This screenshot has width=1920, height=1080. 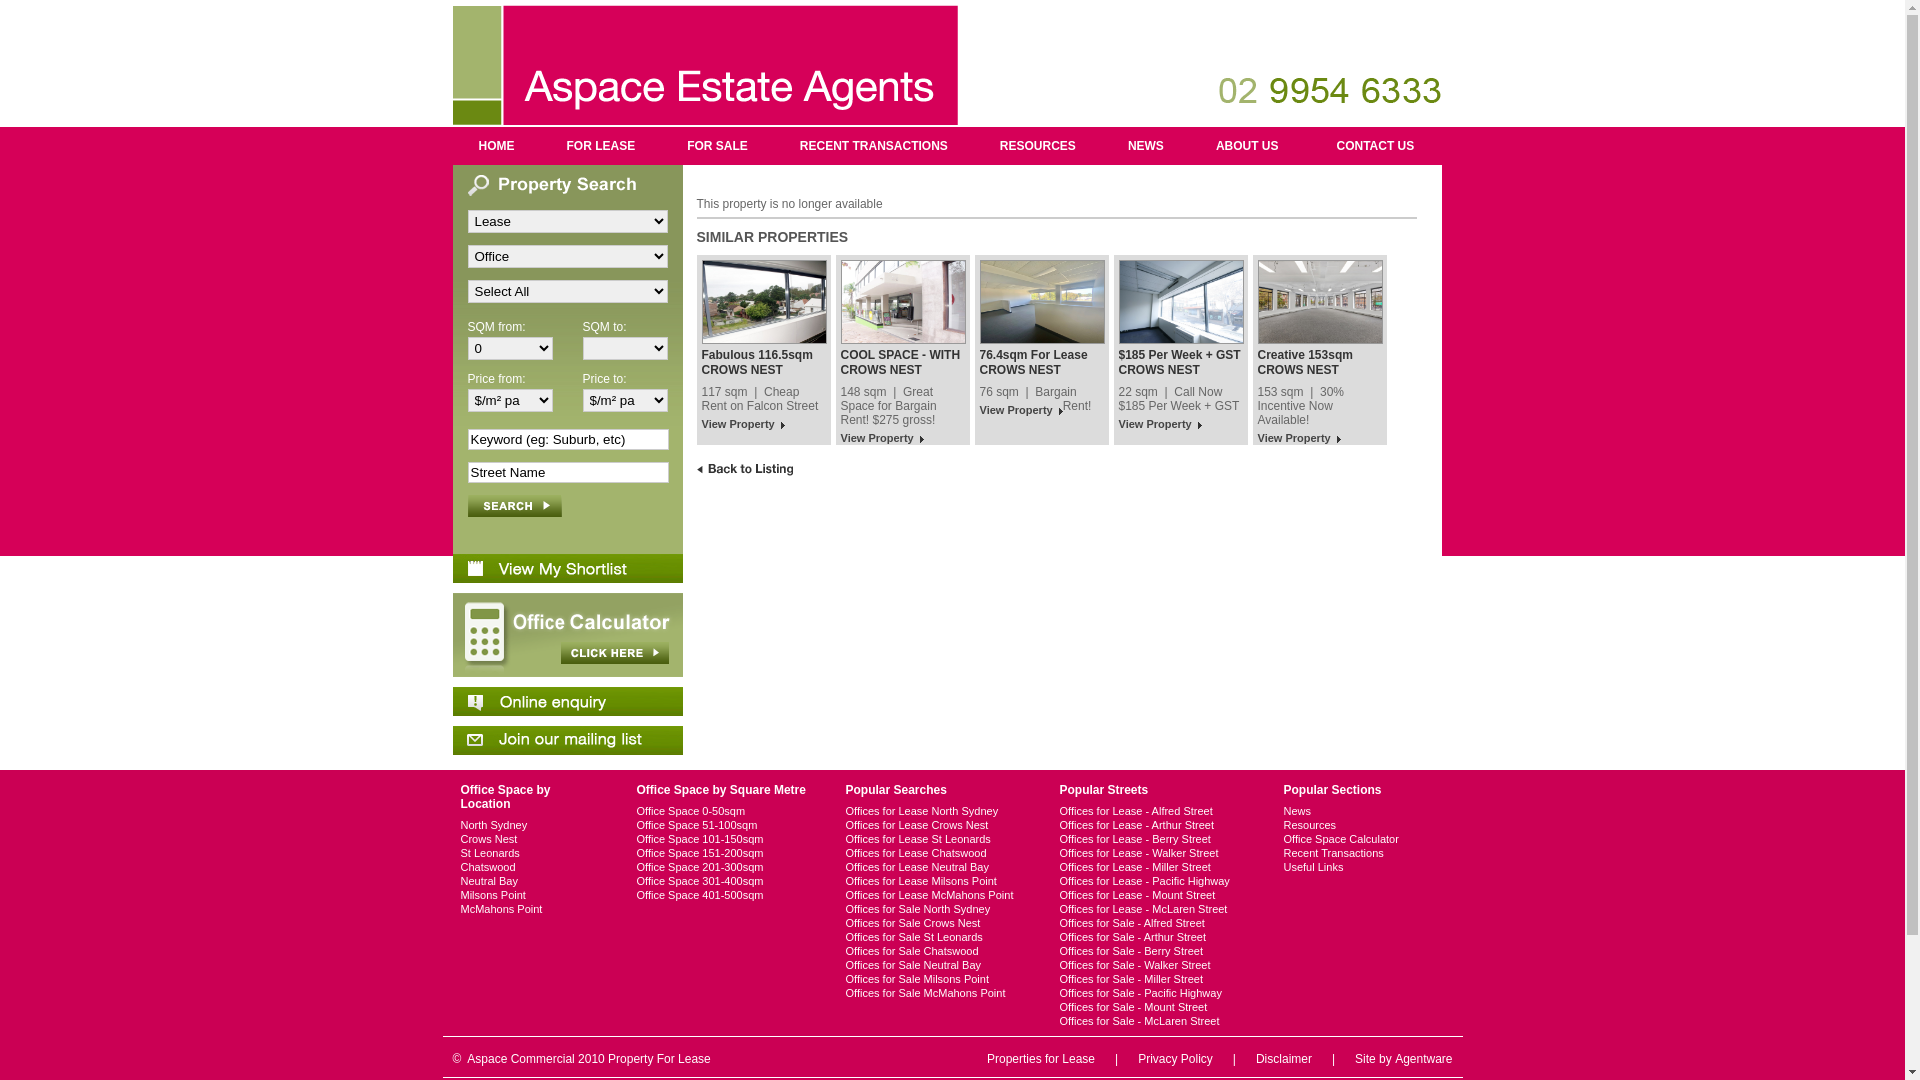 What do you see at coordinates (1059, 922) in the screenshot?
I see `'Offices for Sale - Alfred Street'` at bounding box center [1059, 922].